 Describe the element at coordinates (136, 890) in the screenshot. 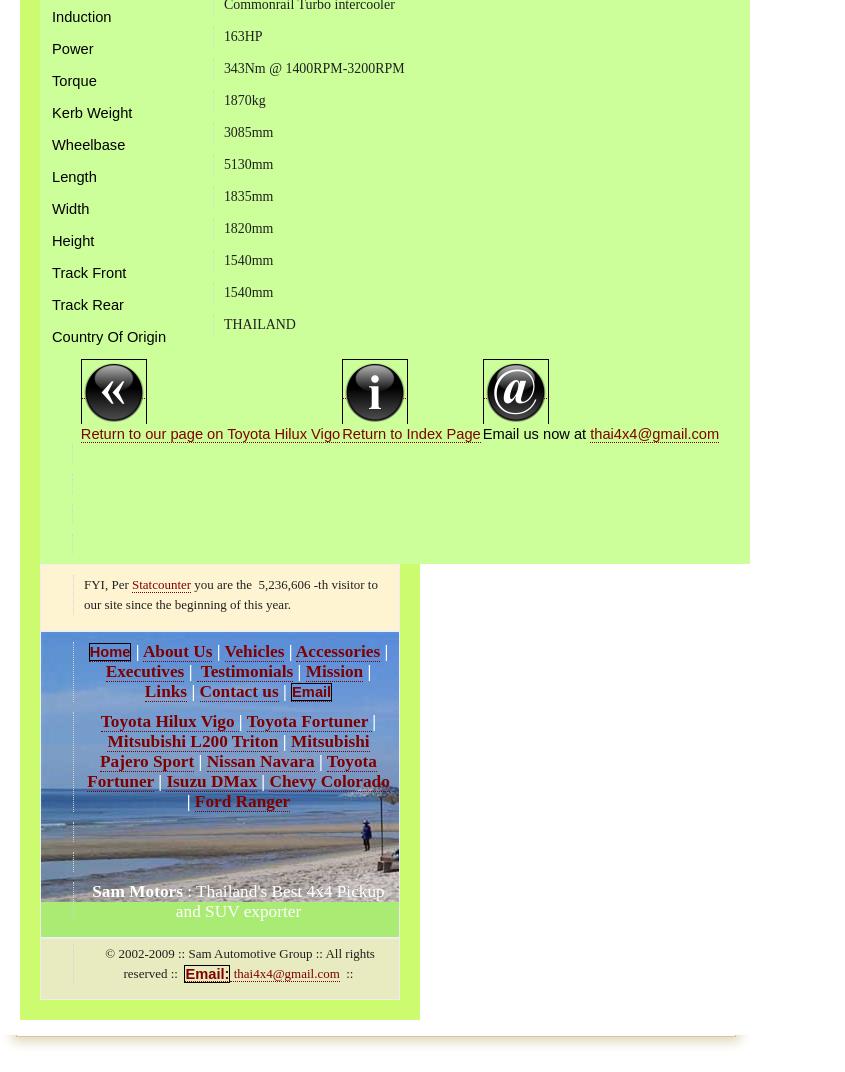

I see `'Sam Motors'` at that location.